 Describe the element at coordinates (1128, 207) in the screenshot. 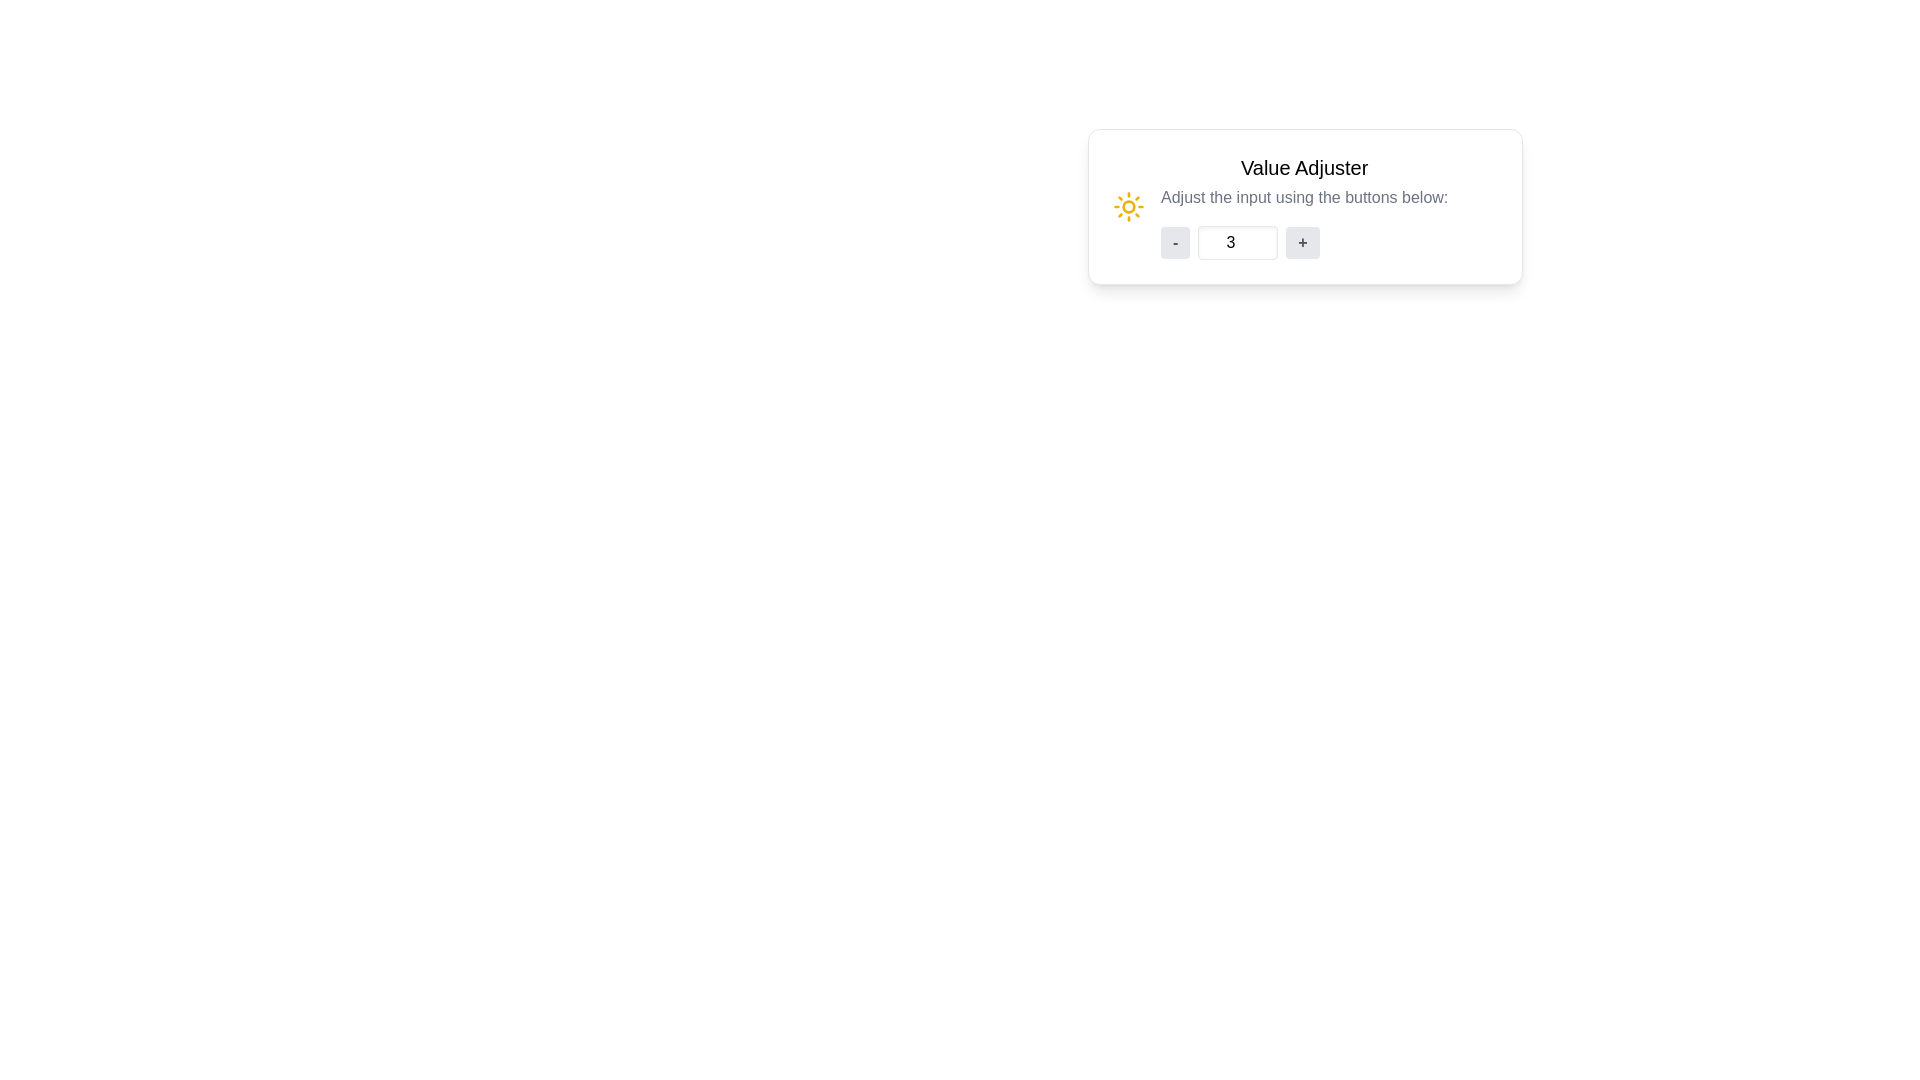

I see `the decorative graphic, which is a circular element located at the center of the sun icon within the 'Value Adjuster' widget` at that location.